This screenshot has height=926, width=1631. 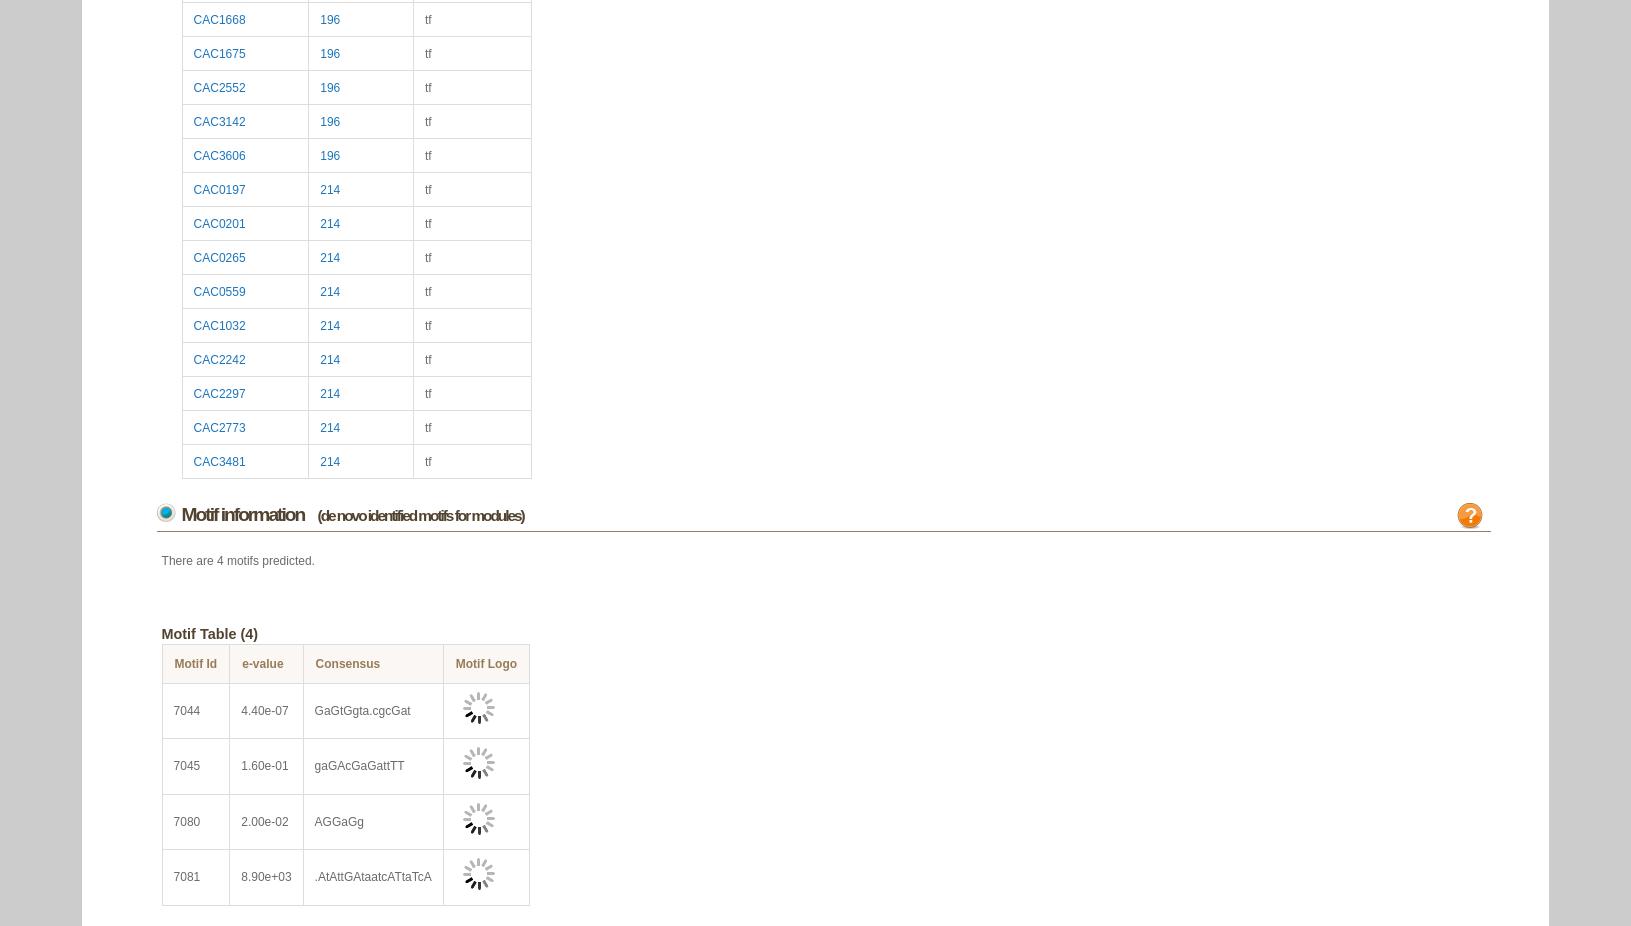 I want to click on 'CAC2552', so click(x=219, y=86).